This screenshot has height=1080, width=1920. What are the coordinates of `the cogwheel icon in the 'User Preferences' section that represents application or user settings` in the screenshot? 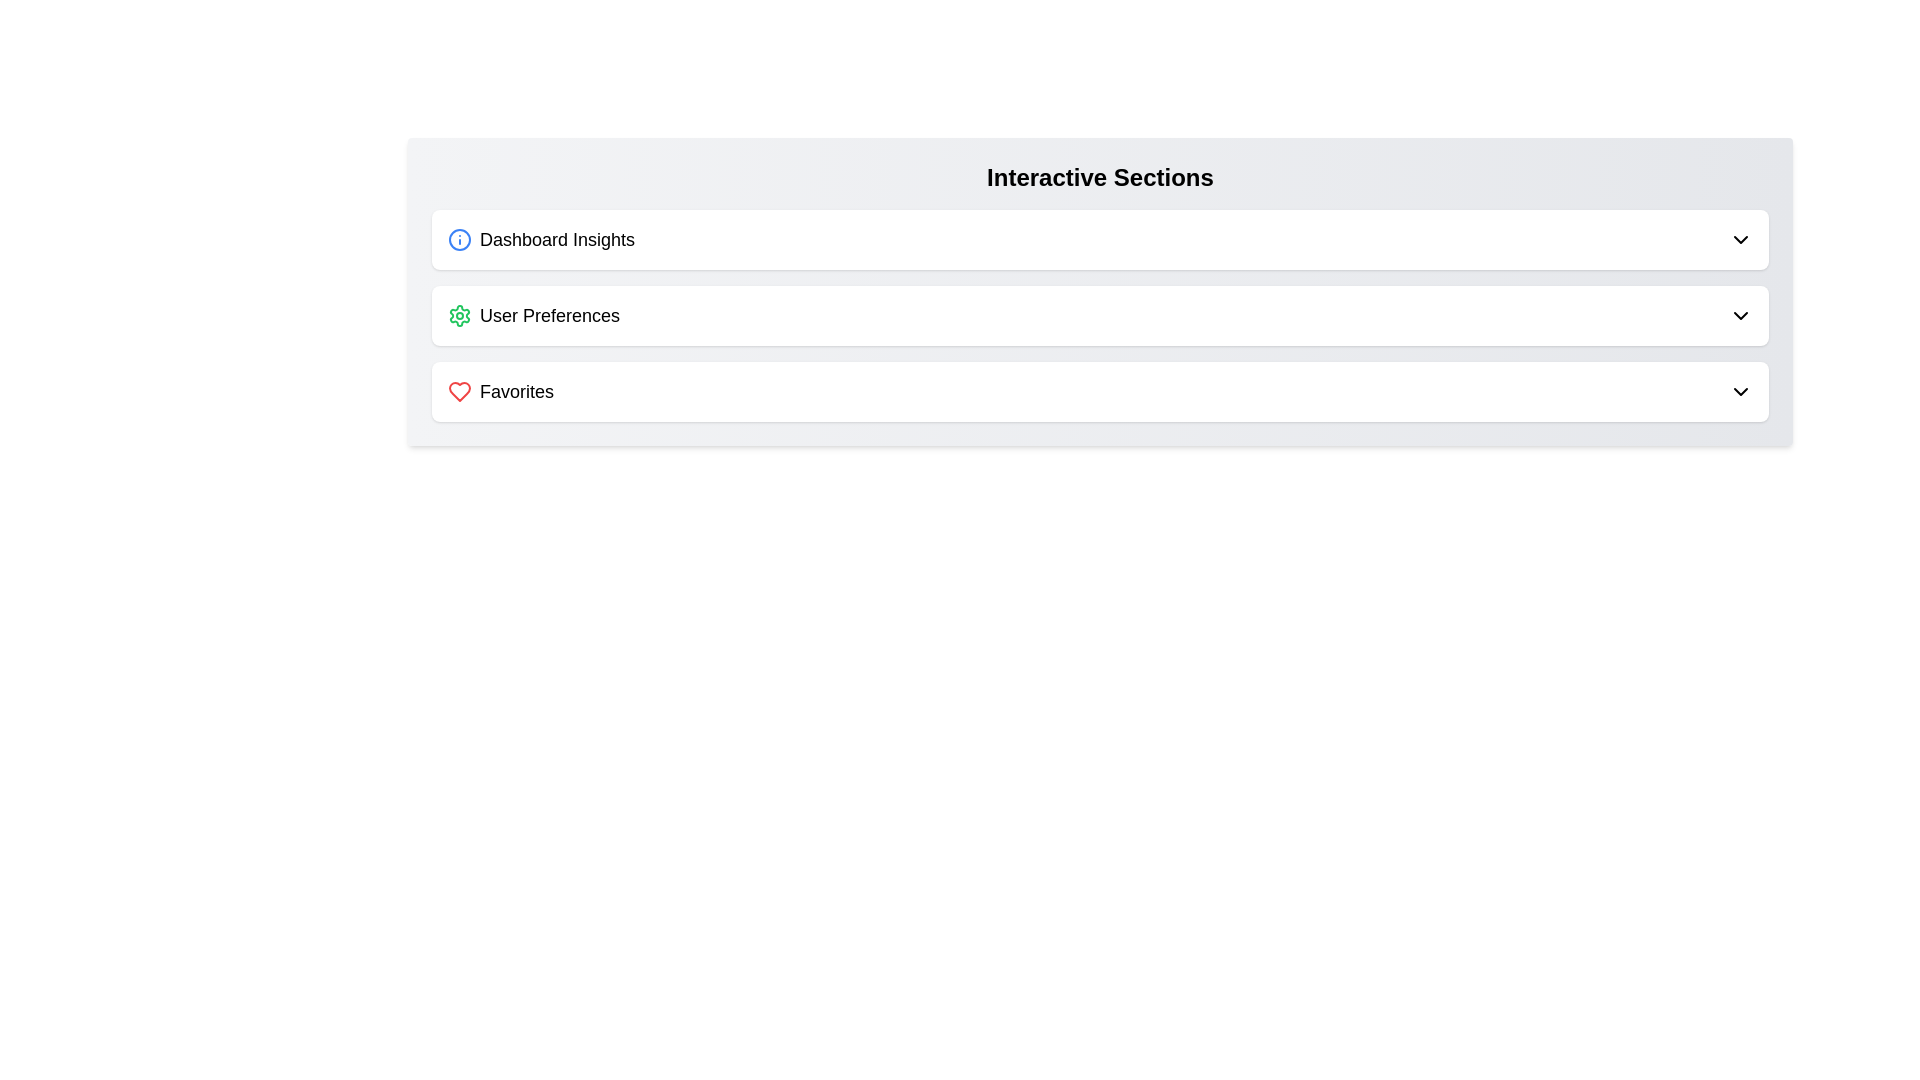 It's located at (459, 315).